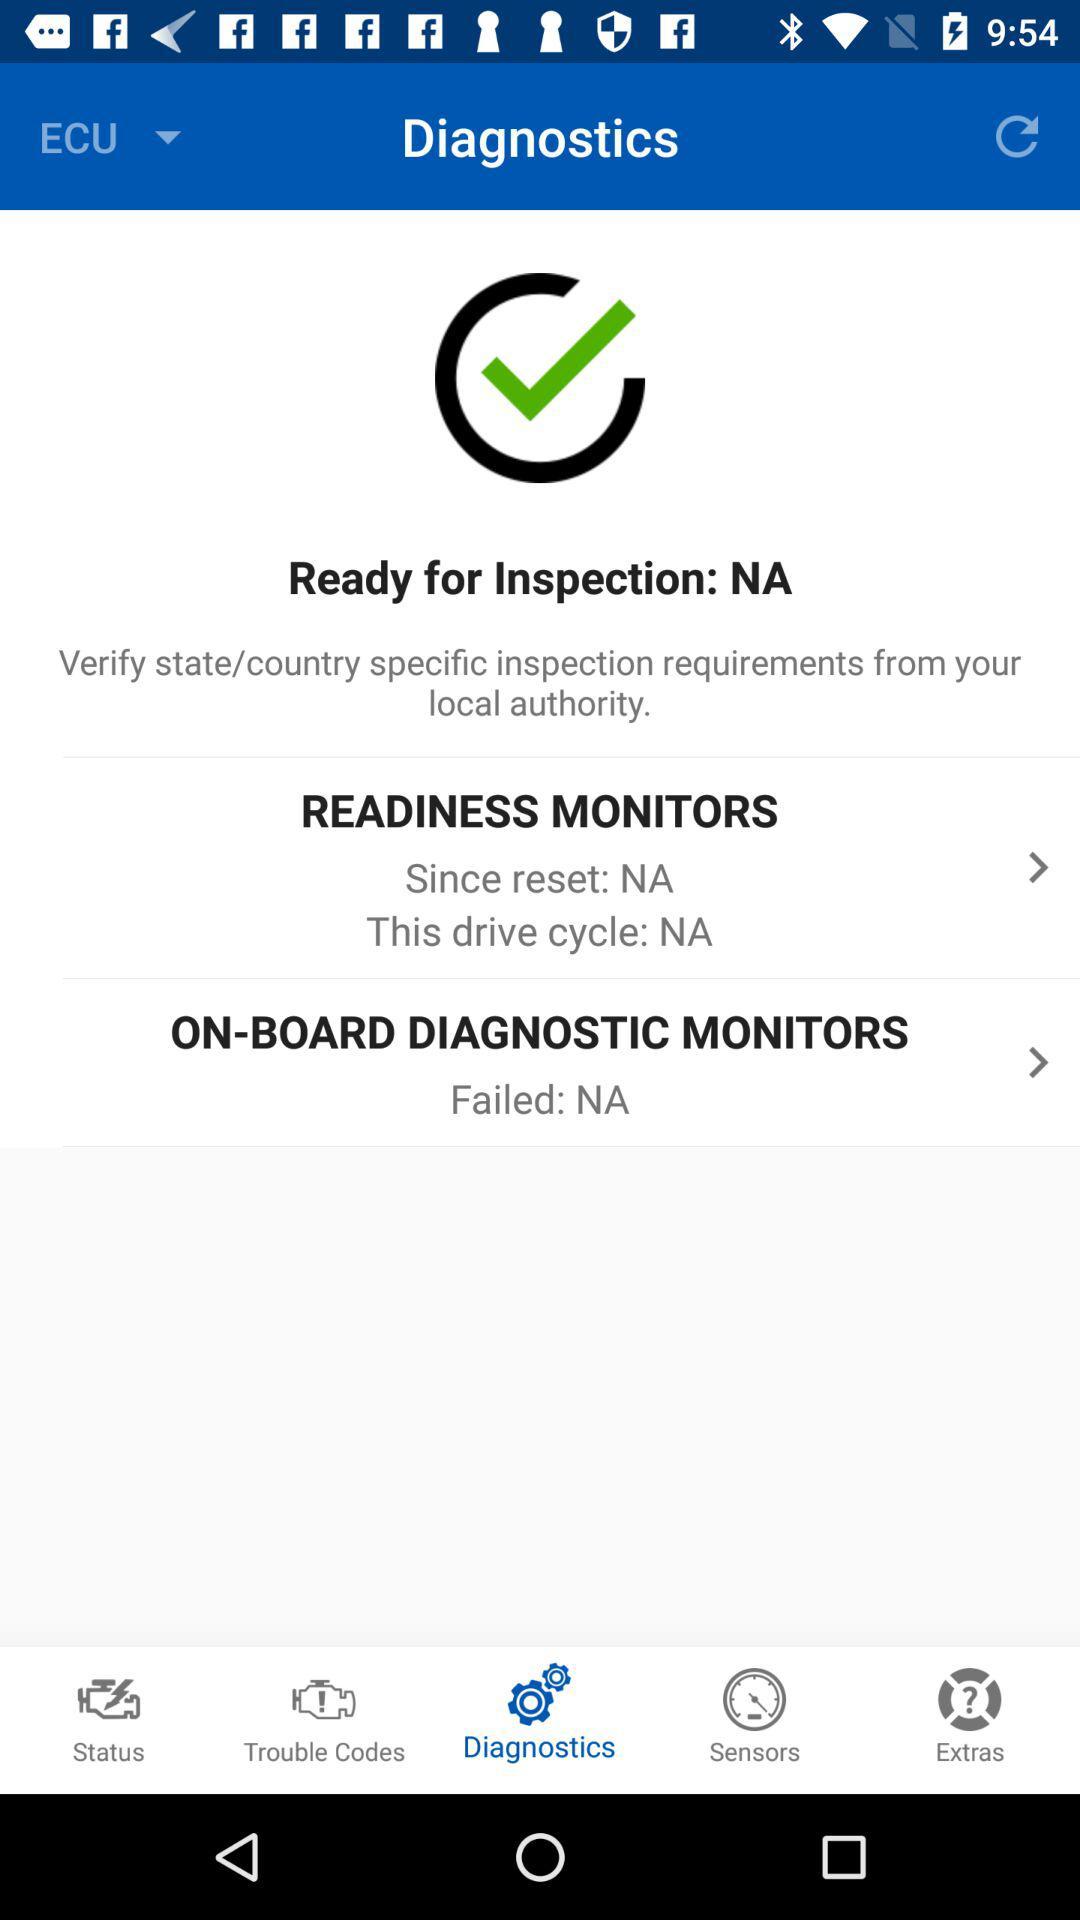 This screenshot has width=1080, height=1920. What do you see at coordinates (1017, 135) in the screenshot?
I see `the item to the right of the diagnostics icon` at bounding box center [1017, 135].